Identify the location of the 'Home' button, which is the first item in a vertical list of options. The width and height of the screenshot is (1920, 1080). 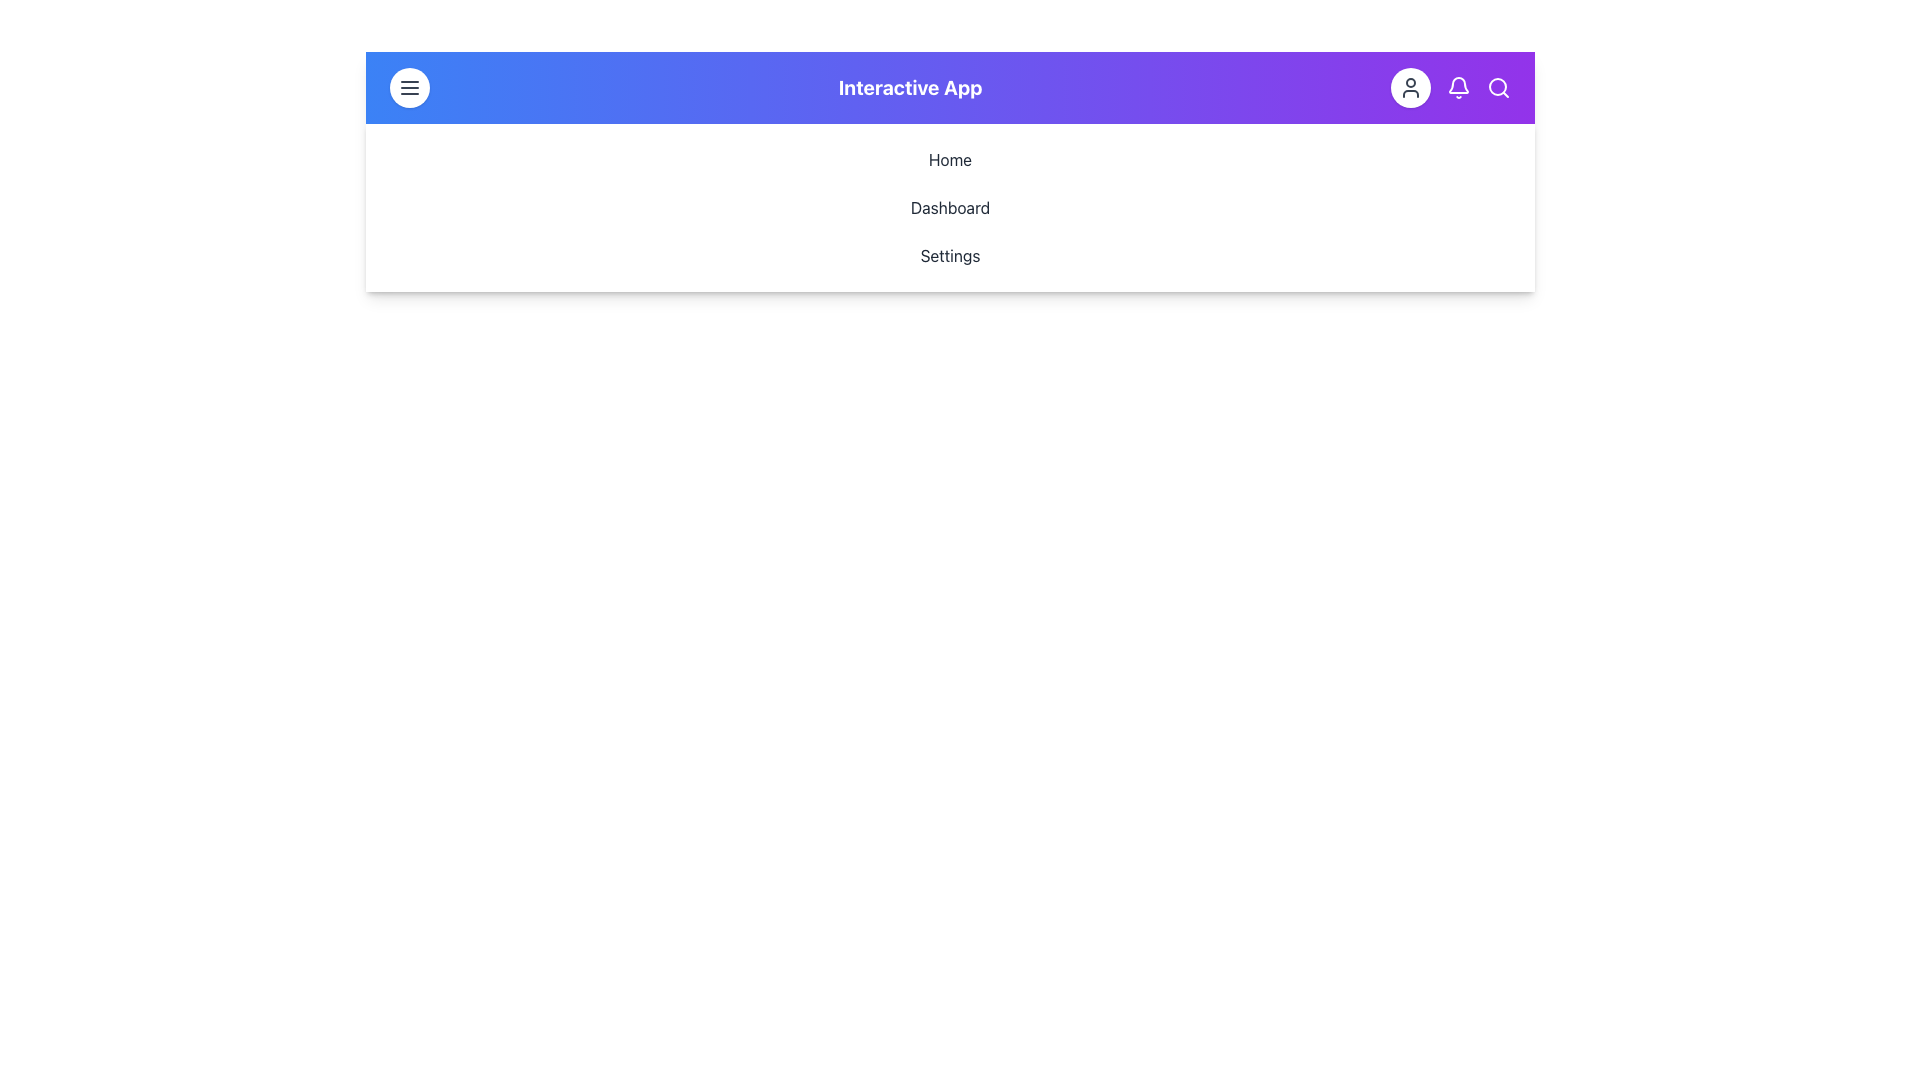
(949, 158).